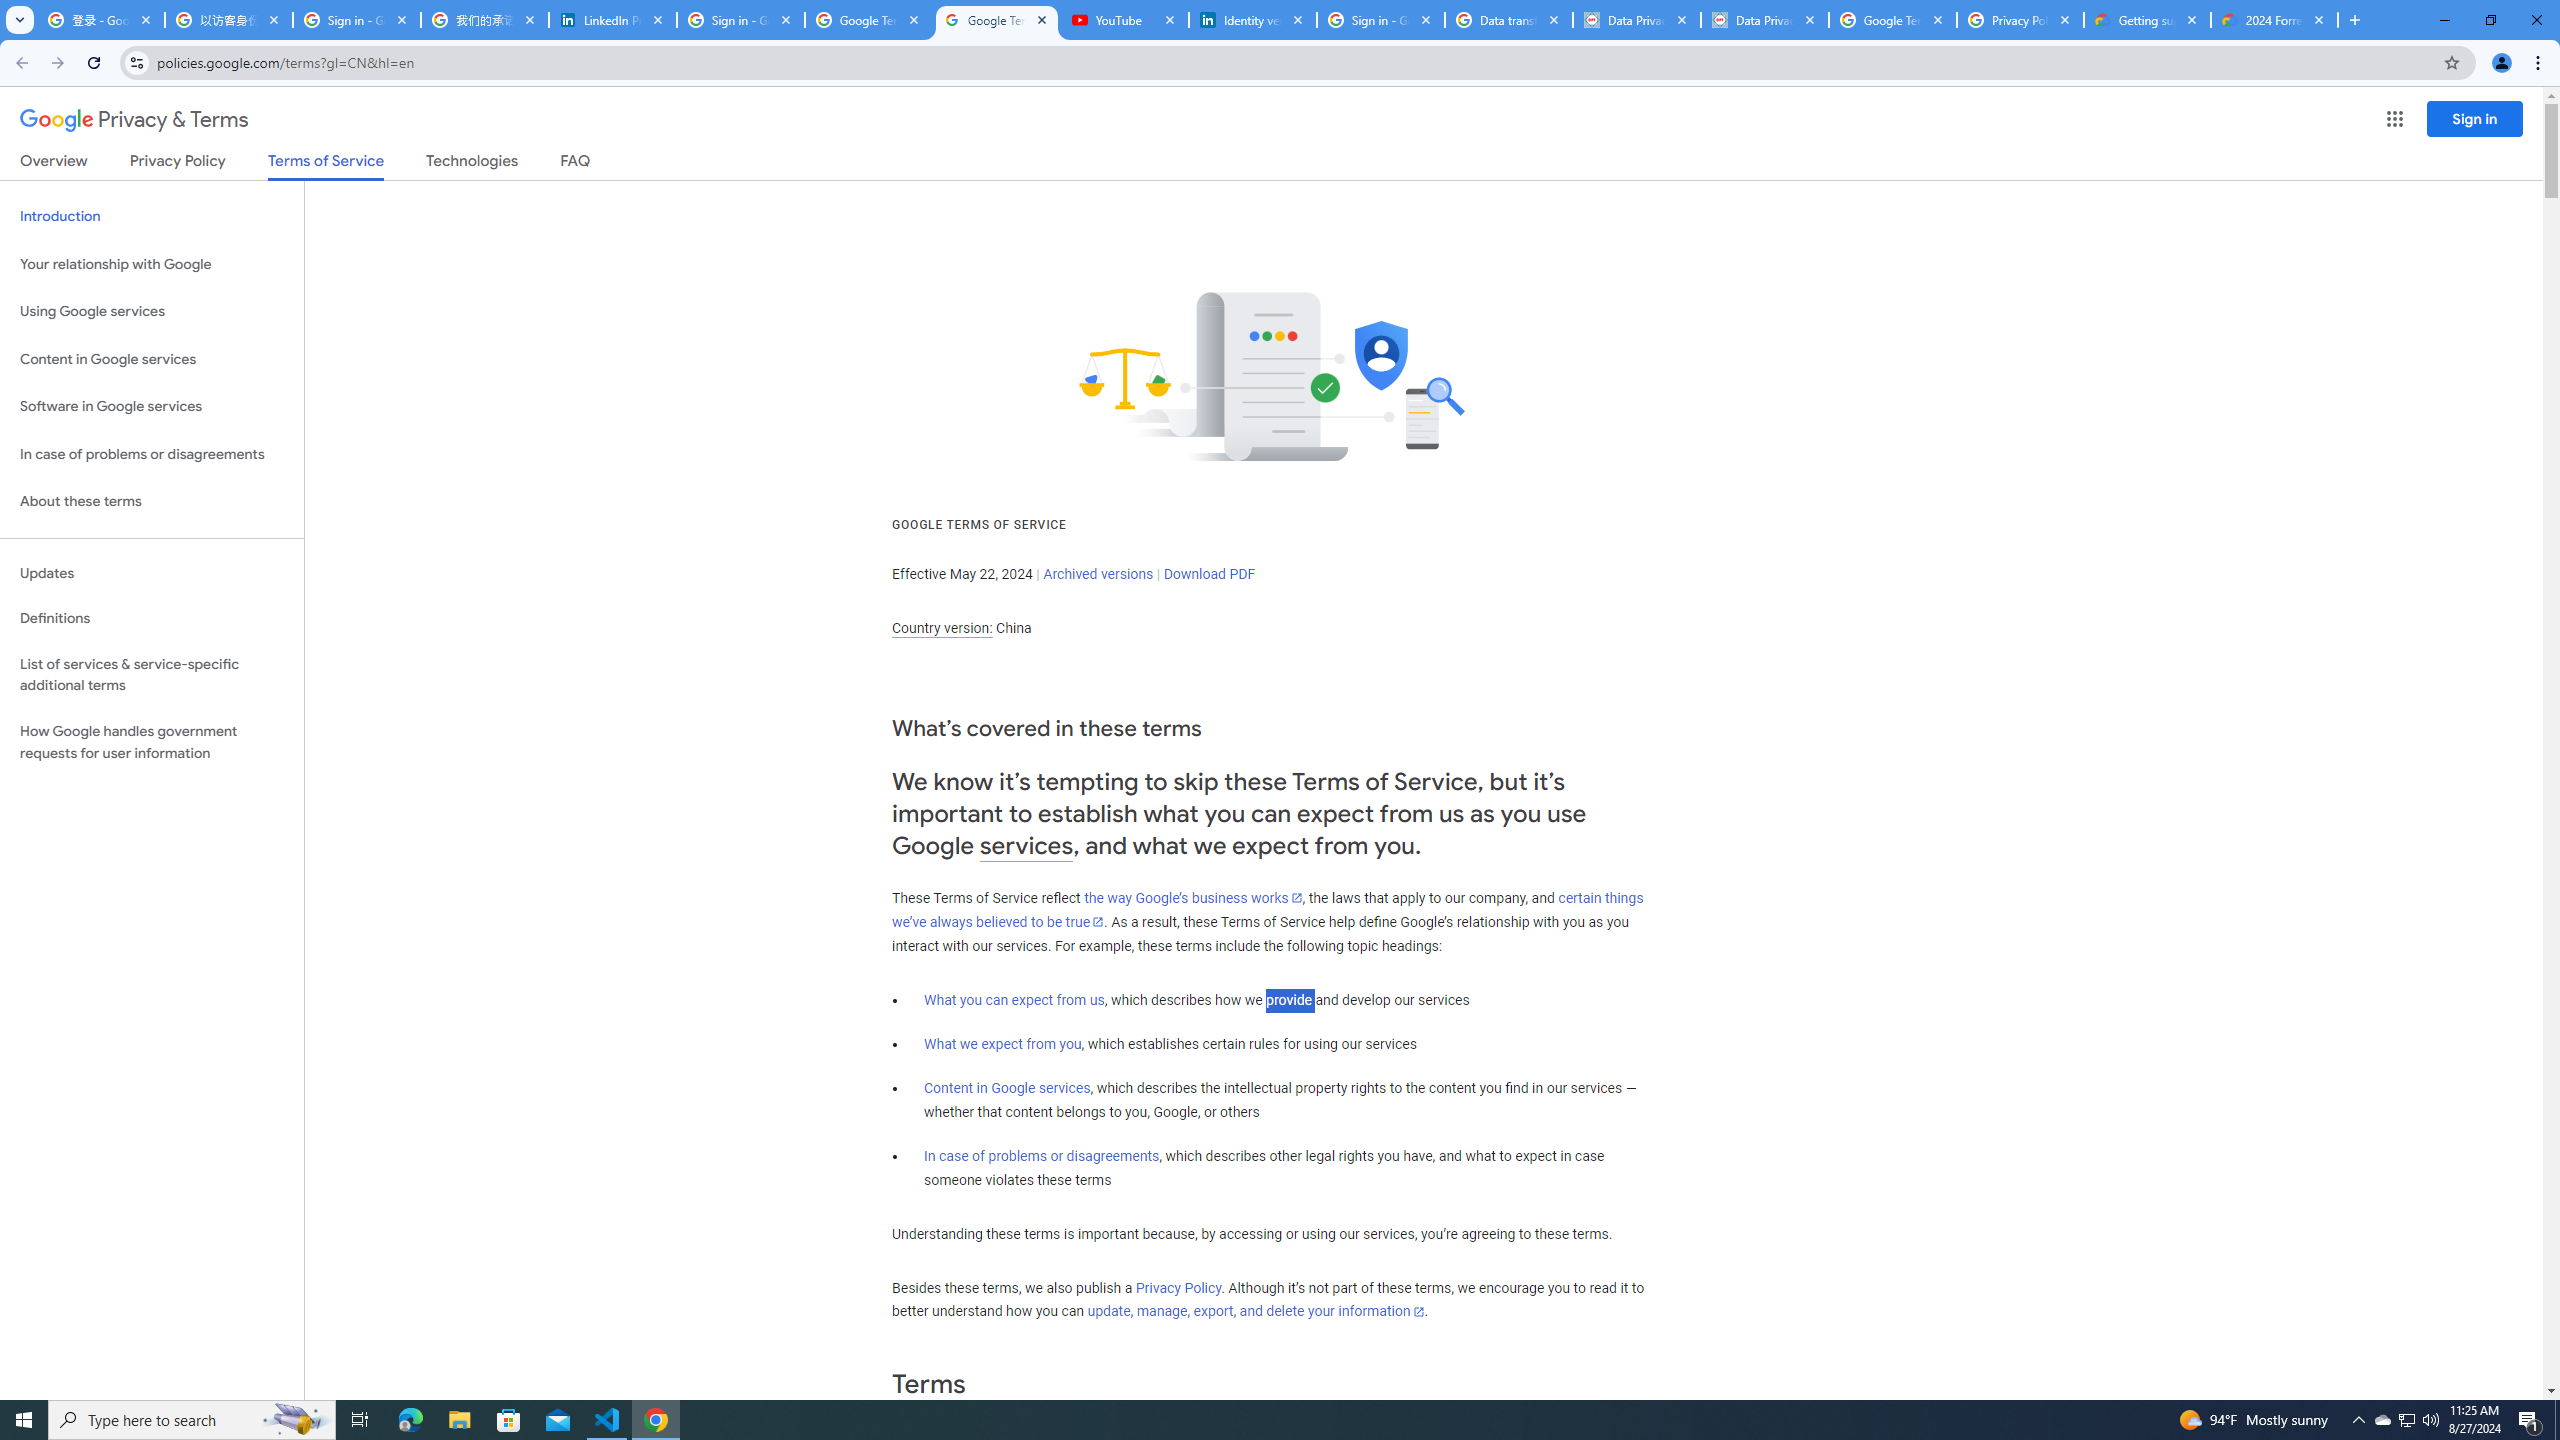  What do you see at coordinates (151, 405) in the screenshot?
I see `'Software in Google services'` at bounding box center [151, 405].